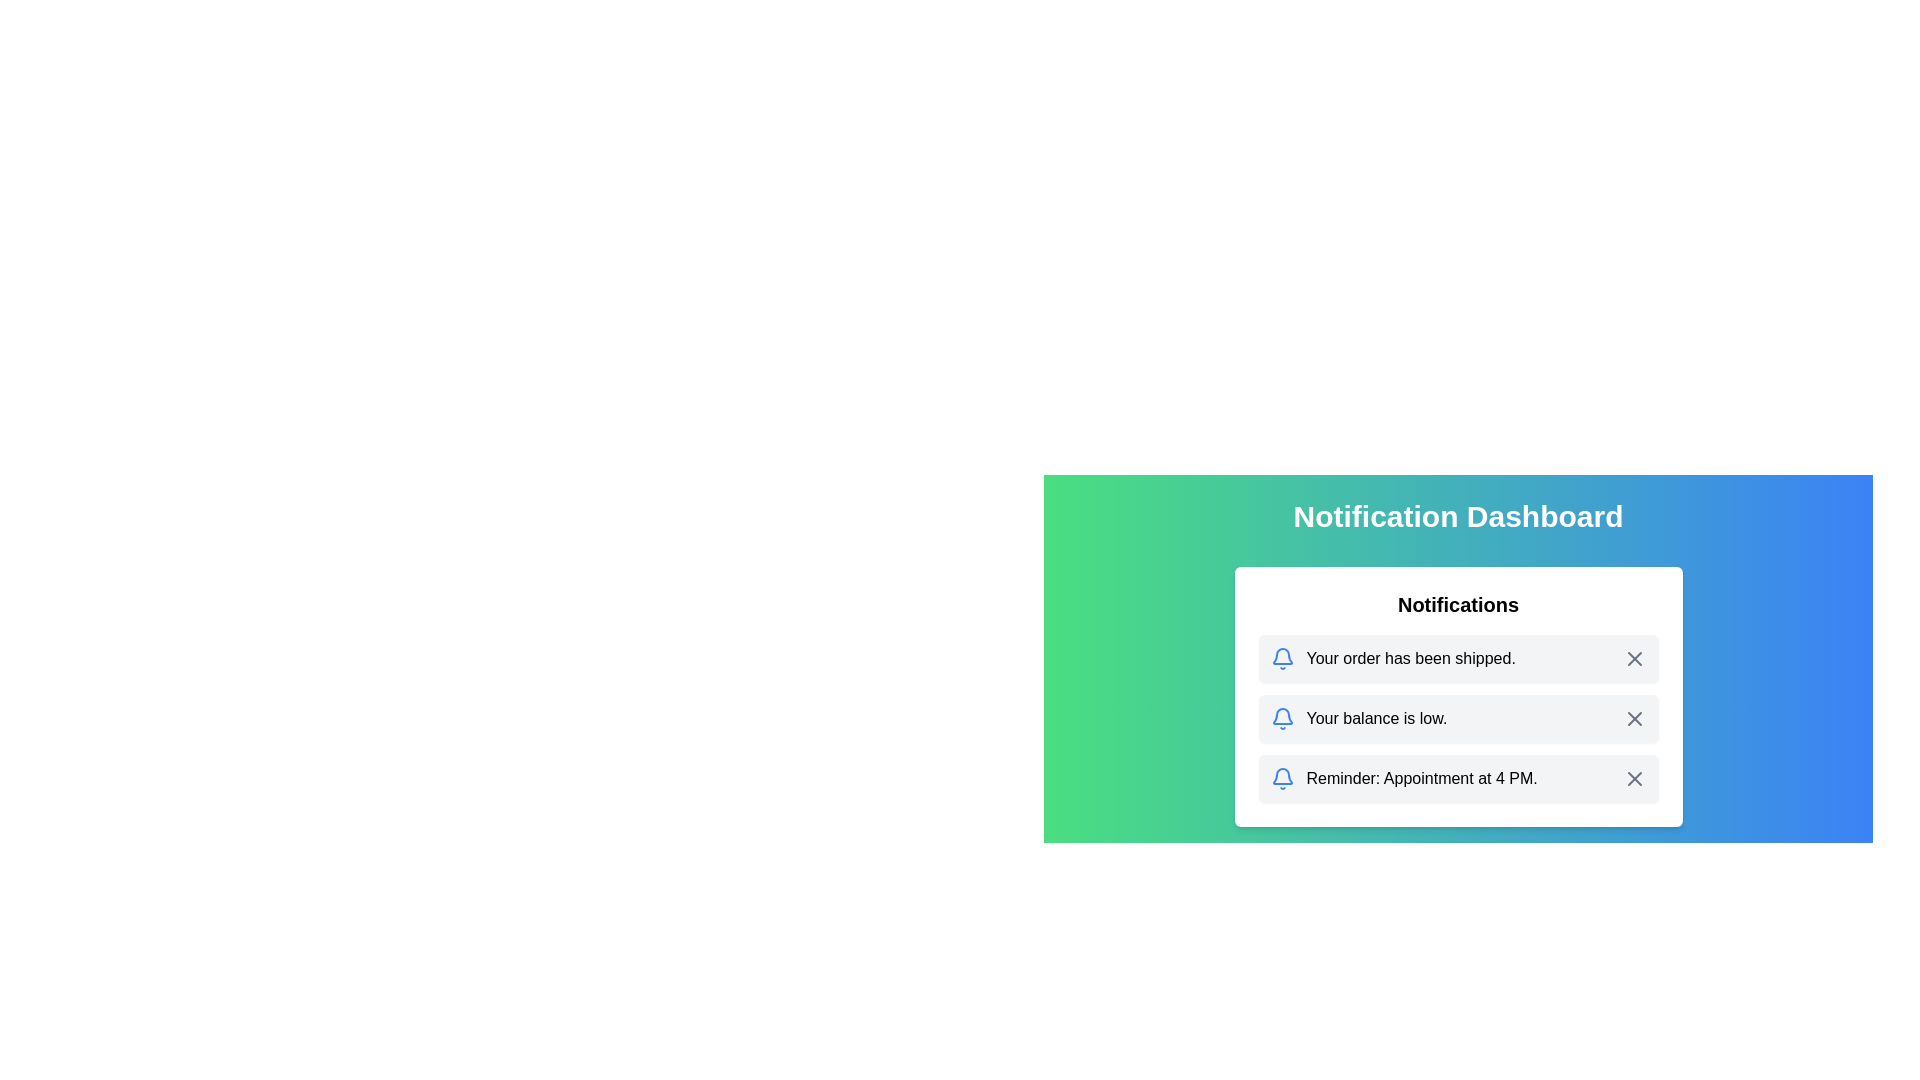 Image resolution: width=1920 pixels, height=1080 pixels. Describe the element at coordinates (1403, 778) in the screenshot. I see `notification text from the Notification item which features a blue bell icon and the text 'Reminder: Appointment at 4 PM.'` at that location.